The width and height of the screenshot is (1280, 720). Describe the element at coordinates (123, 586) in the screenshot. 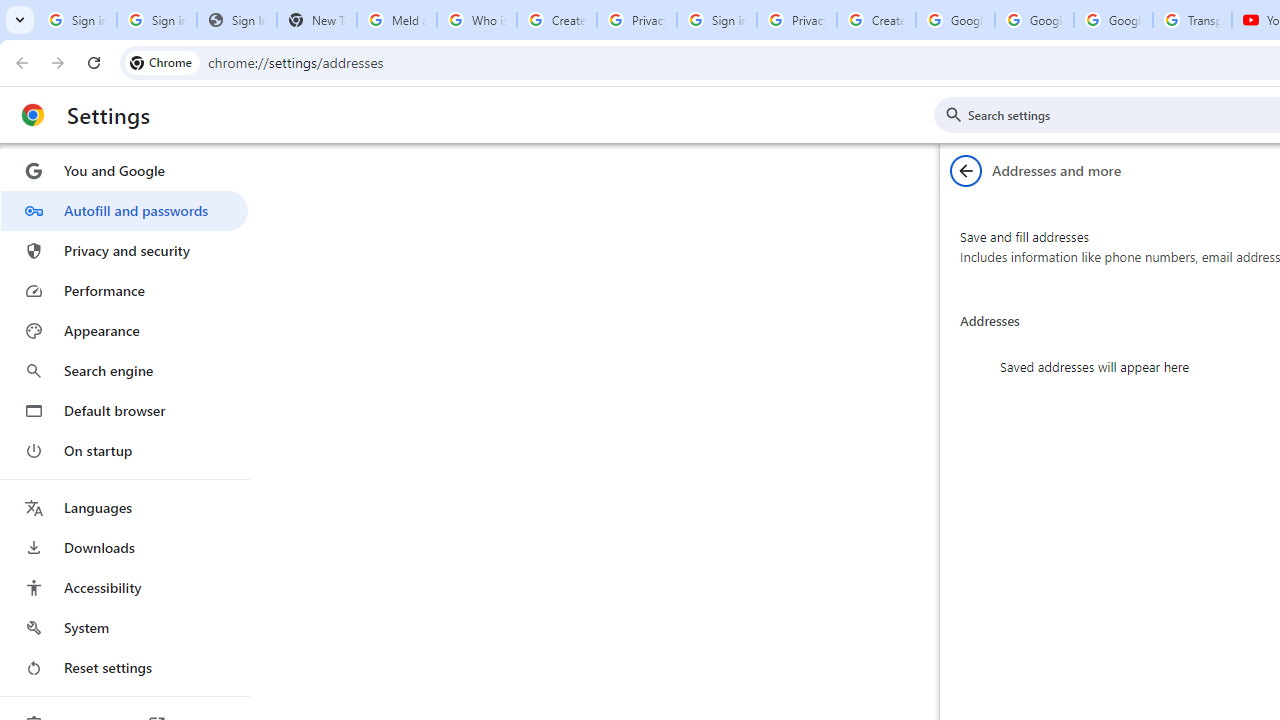

I see `'Accessibility'` at that location.